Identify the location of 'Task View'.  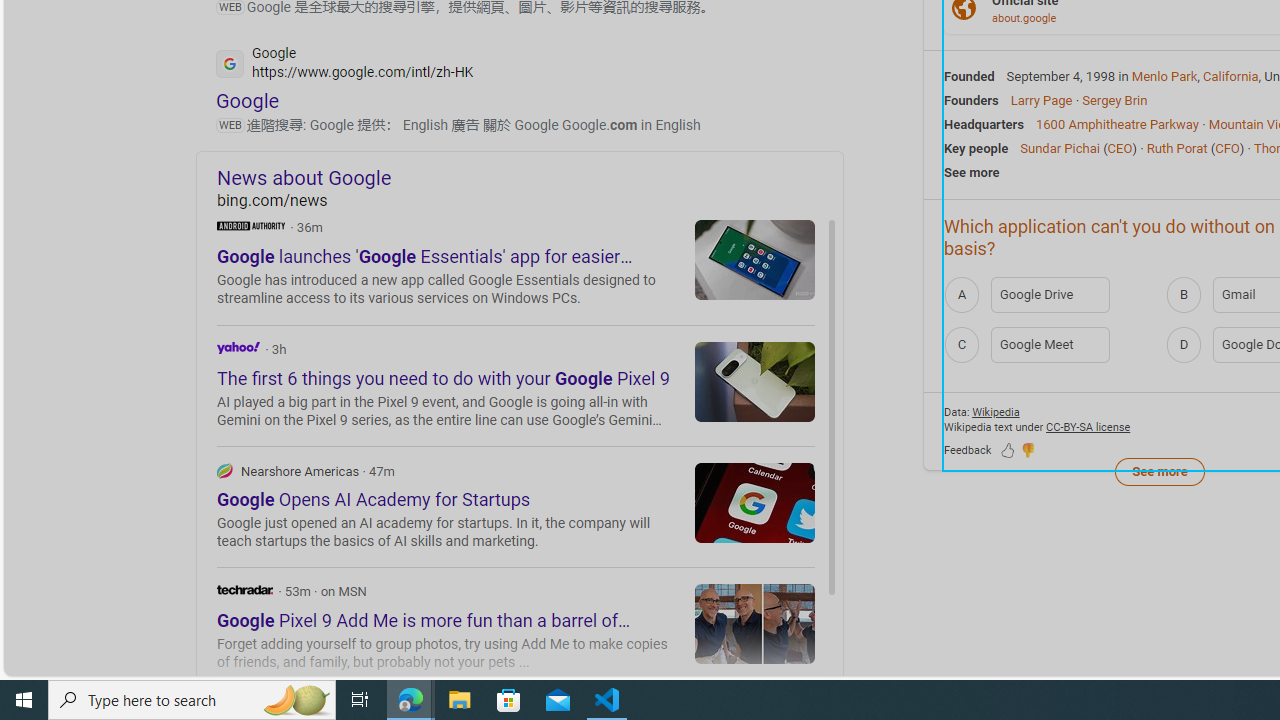
(359, 698).